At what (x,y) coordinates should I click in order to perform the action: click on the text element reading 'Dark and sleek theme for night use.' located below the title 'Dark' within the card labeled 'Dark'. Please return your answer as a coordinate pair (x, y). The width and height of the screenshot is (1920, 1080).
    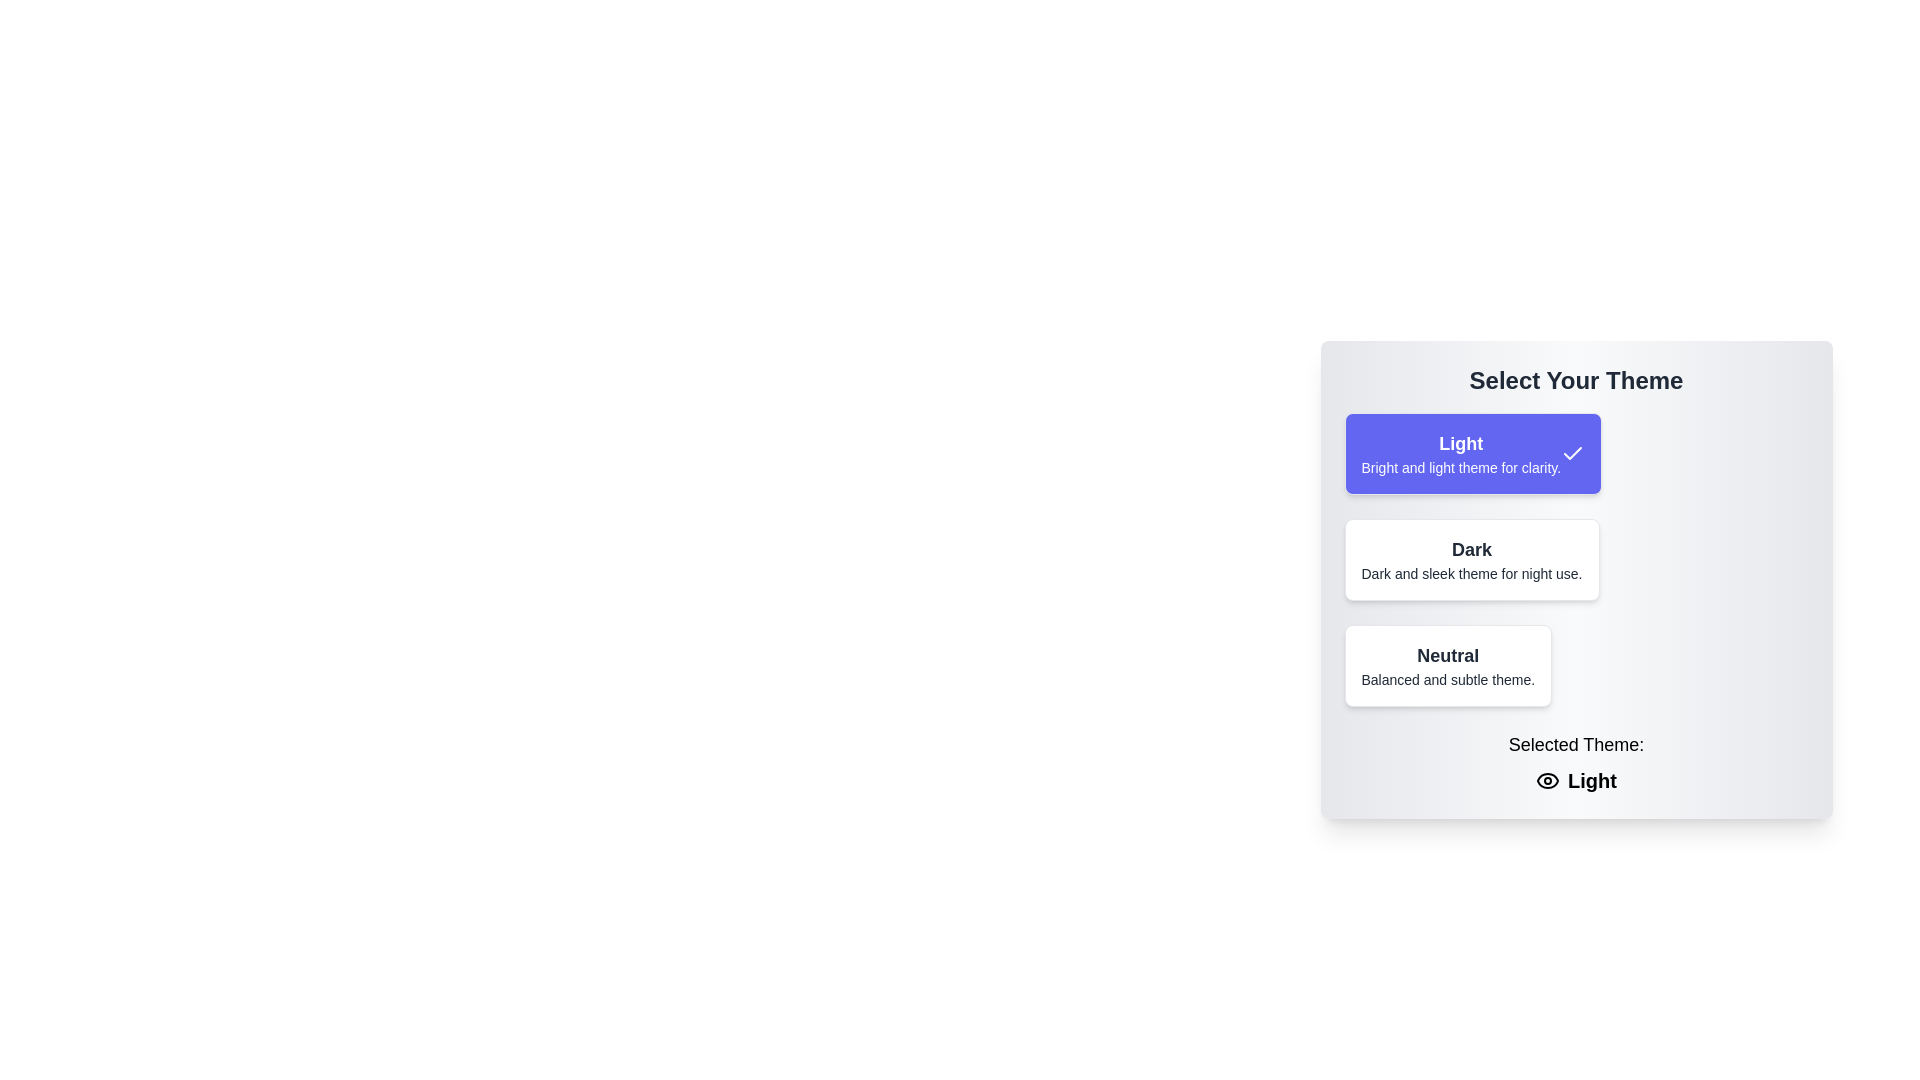
    Looking at the image, I should click on (1472, 574).